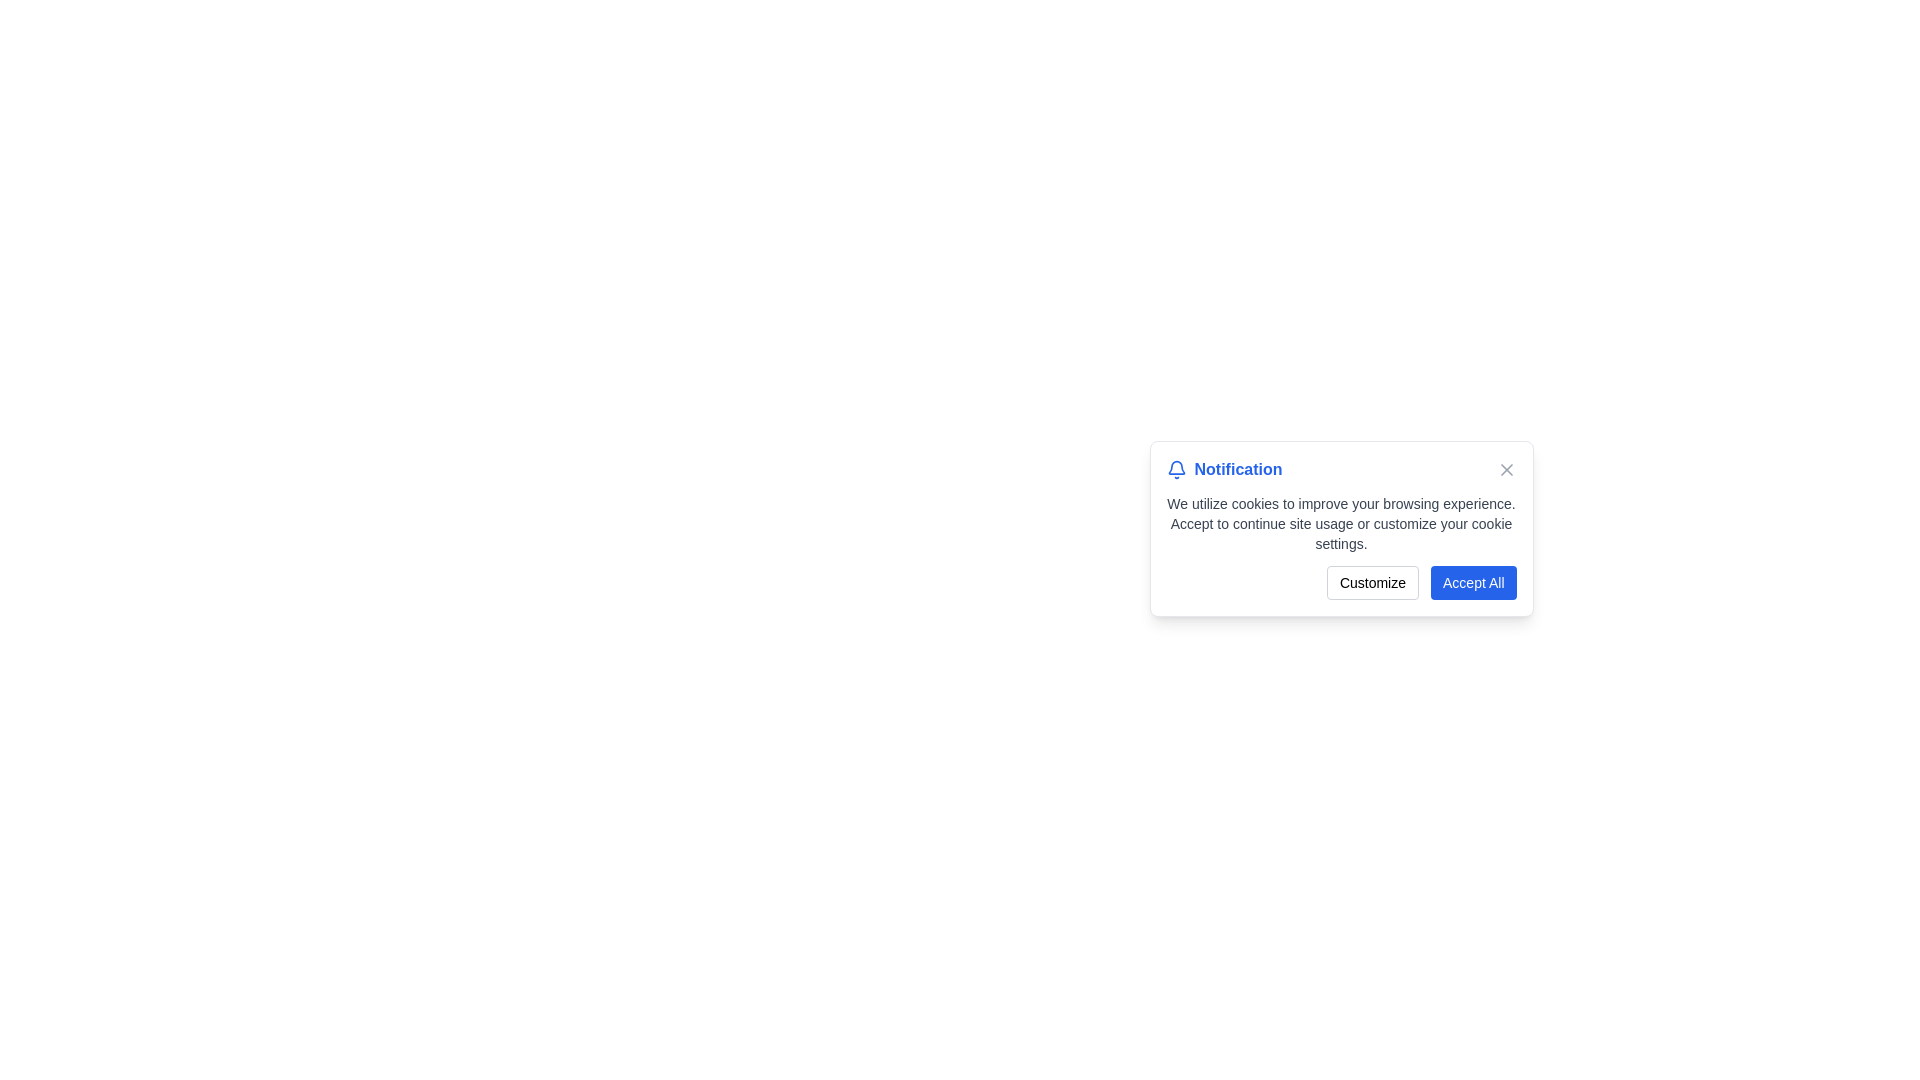 This screenshot has width=1920, height=1080. Describe the element at coordinates (1341, 582) in the screenshot. I see `the 'Customize' button with a light gray border and rounded corners, which is located in the bottom right corner of a notification dialog box` at that location.